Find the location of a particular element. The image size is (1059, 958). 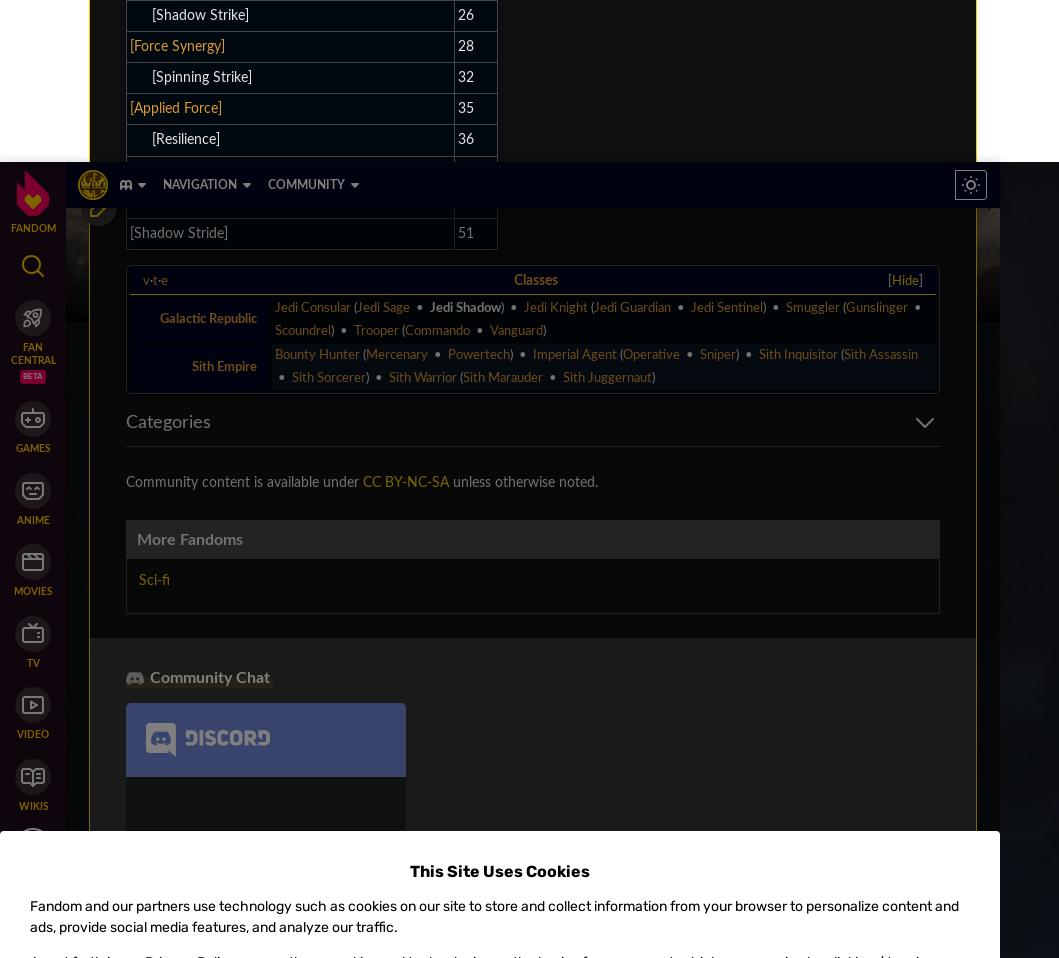

'Careers' is located at coordinates (106, 145).